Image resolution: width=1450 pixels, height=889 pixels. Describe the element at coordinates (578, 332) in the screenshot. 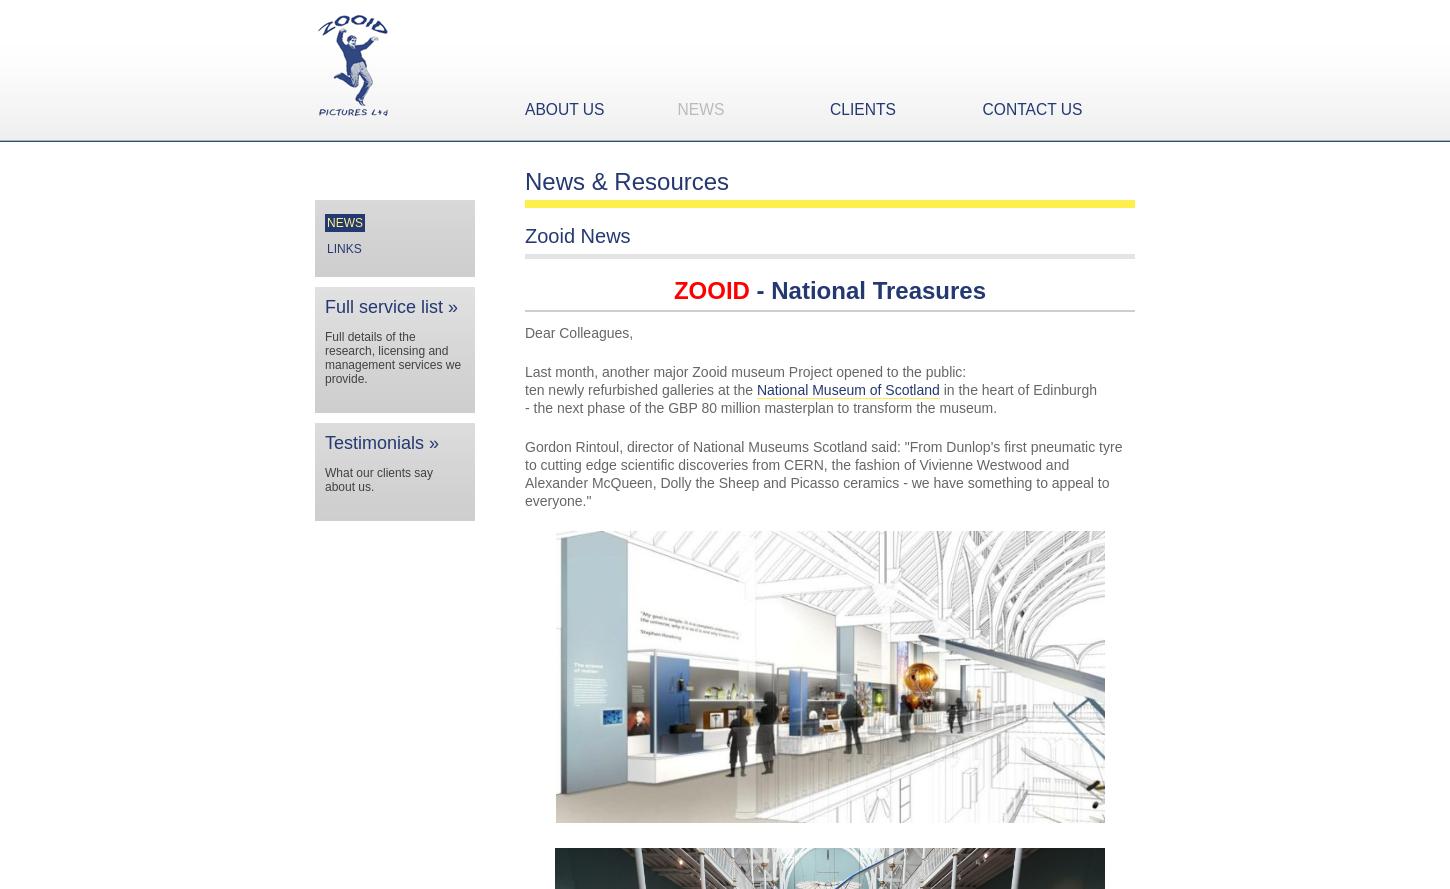

I see `'Dear Colleagues,'` at that location.